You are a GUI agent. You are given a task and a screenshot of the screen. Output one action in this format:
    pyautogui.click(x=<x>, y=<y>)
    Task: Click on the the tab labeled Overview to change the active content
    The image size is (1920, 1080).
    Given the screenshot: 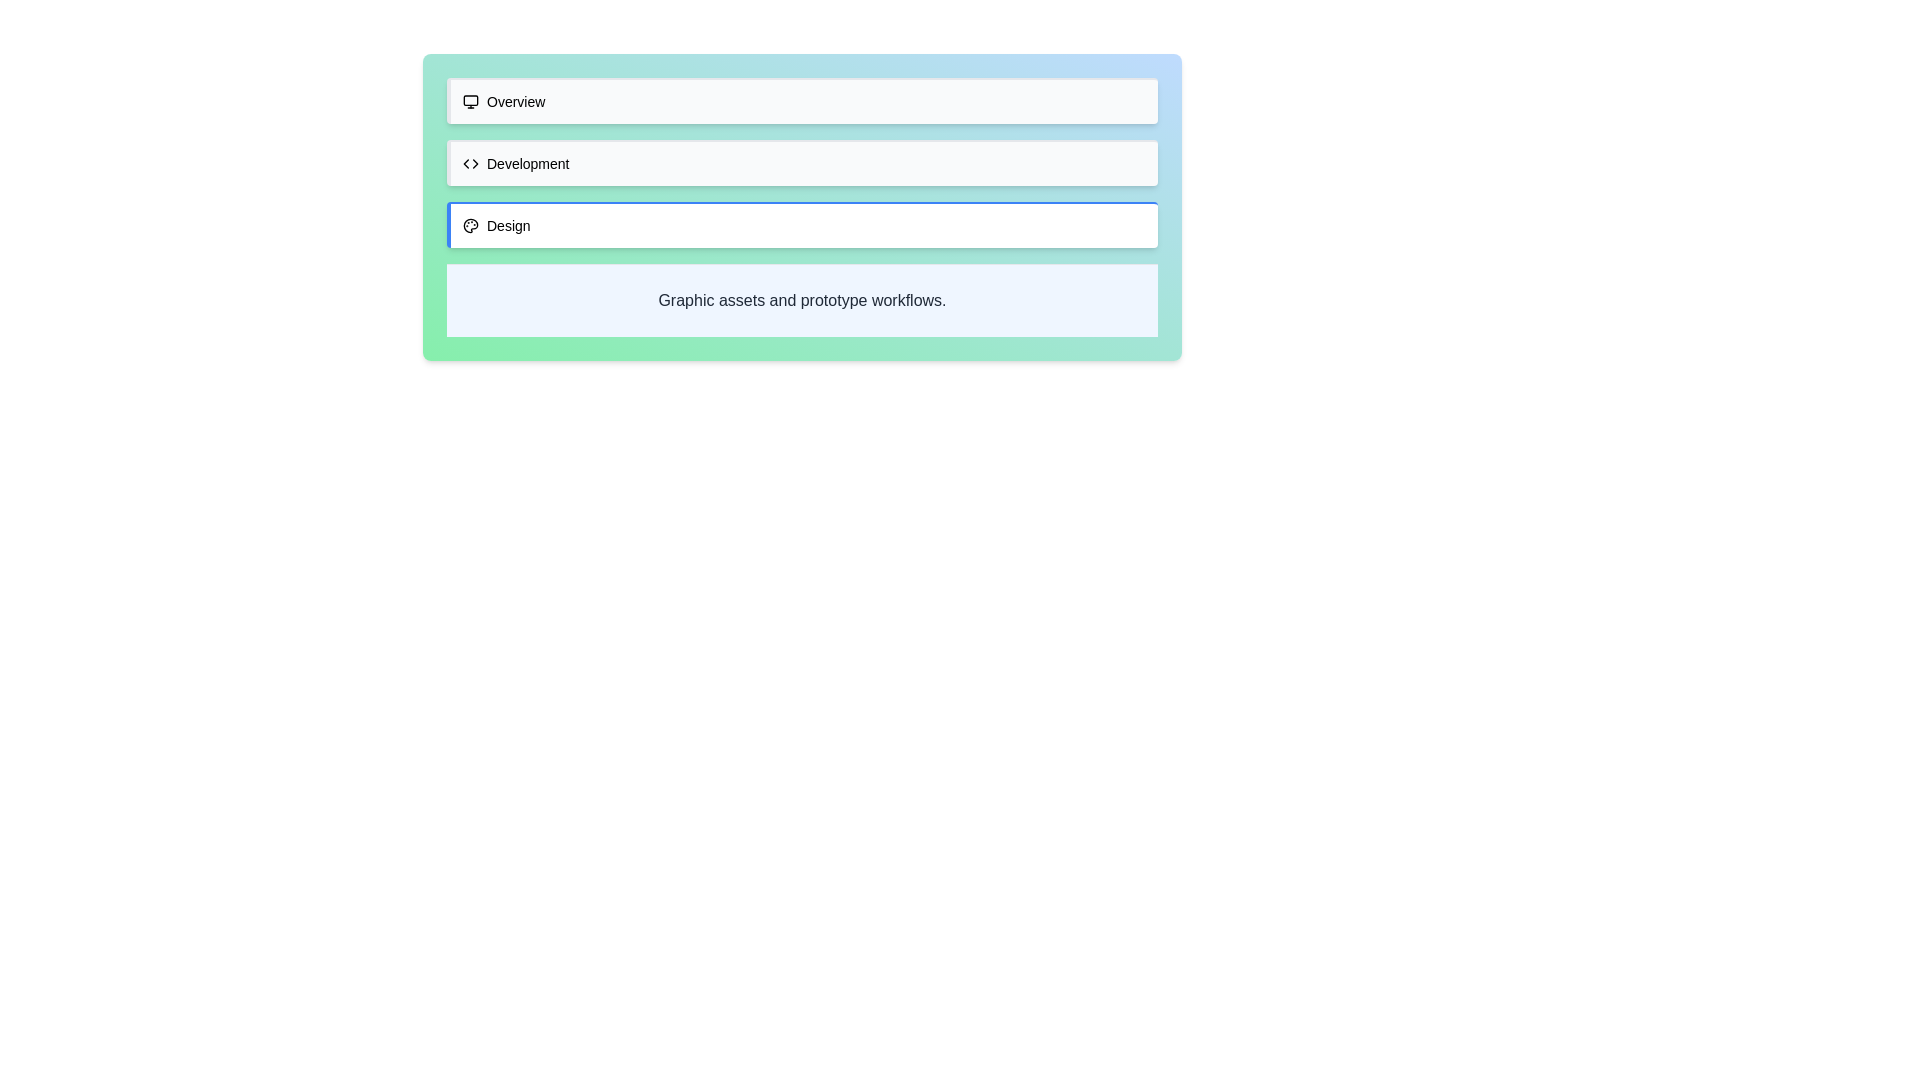 What is the action you would take?
    pyautogui.click(x=802, y=100)
    